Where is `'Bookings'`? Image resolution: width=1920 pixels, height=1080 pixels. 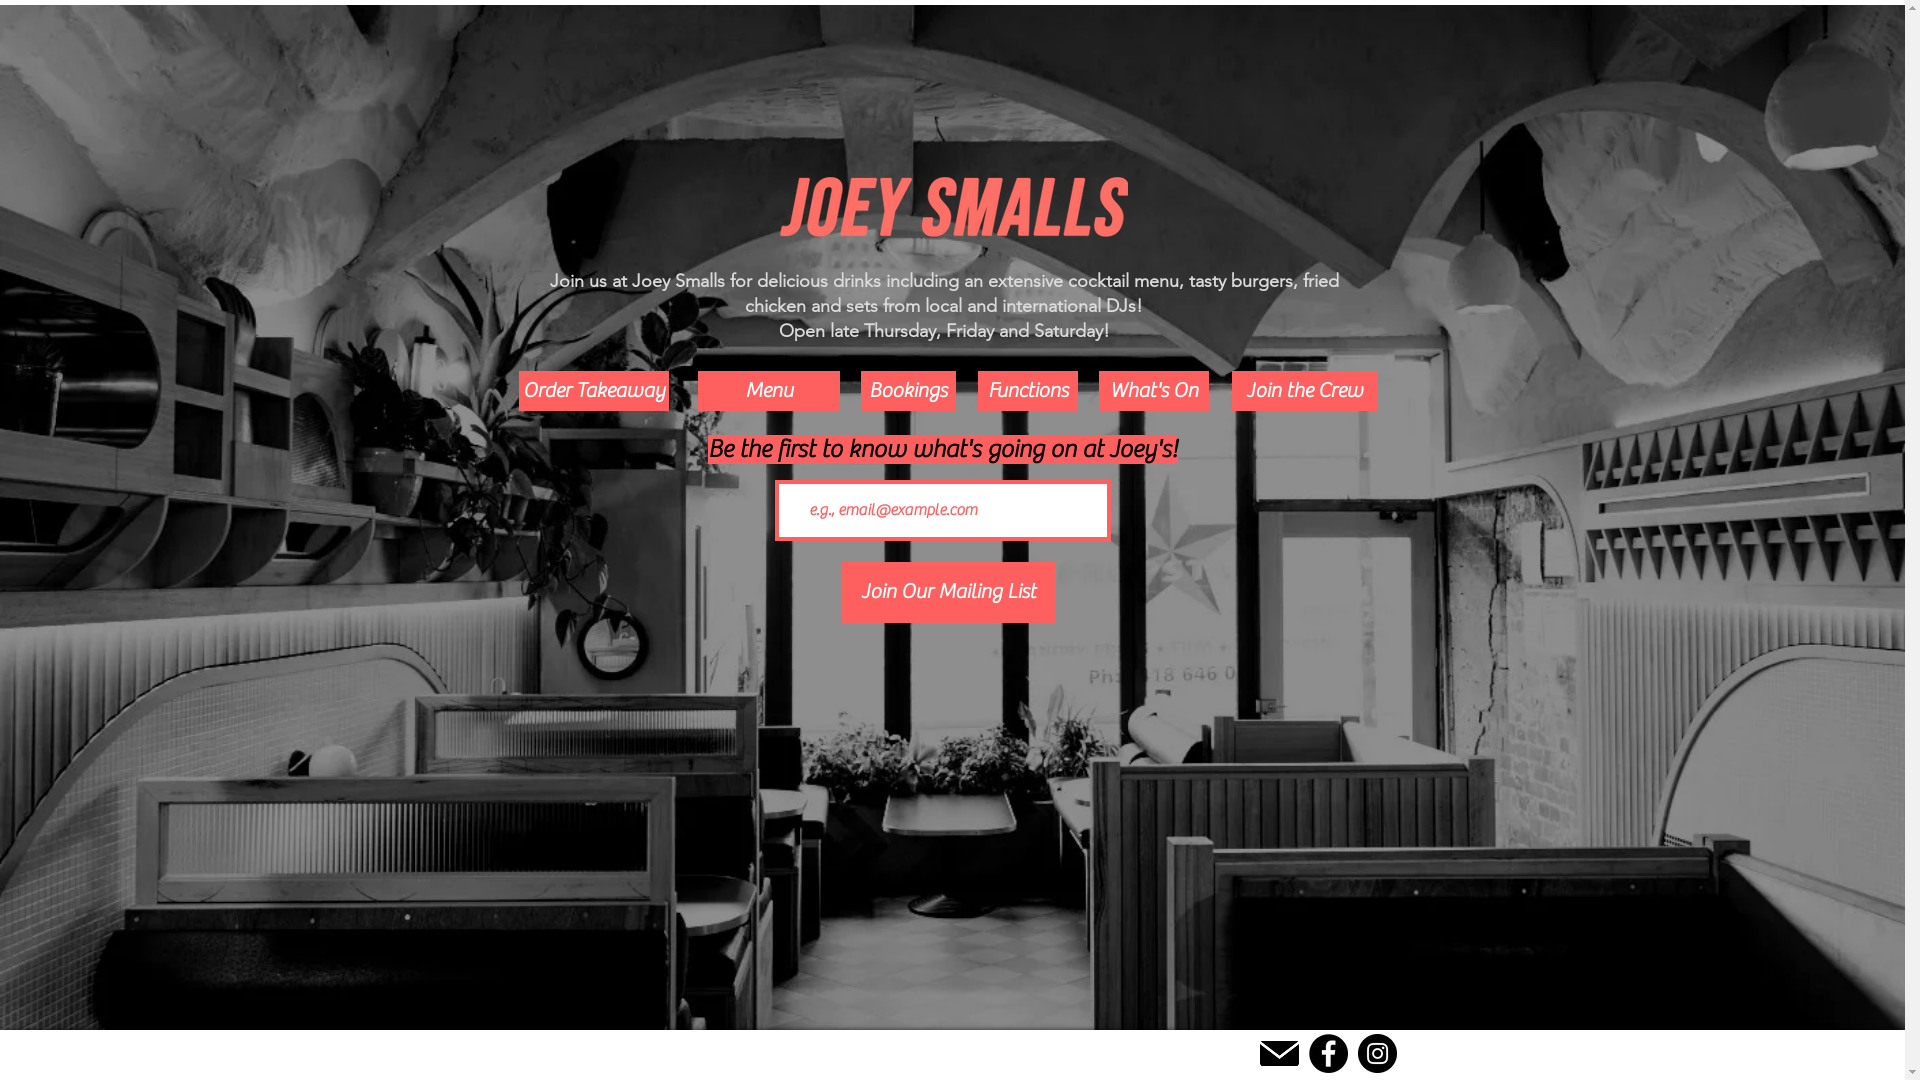 'Bookings' is located at coordinates (859, 390).